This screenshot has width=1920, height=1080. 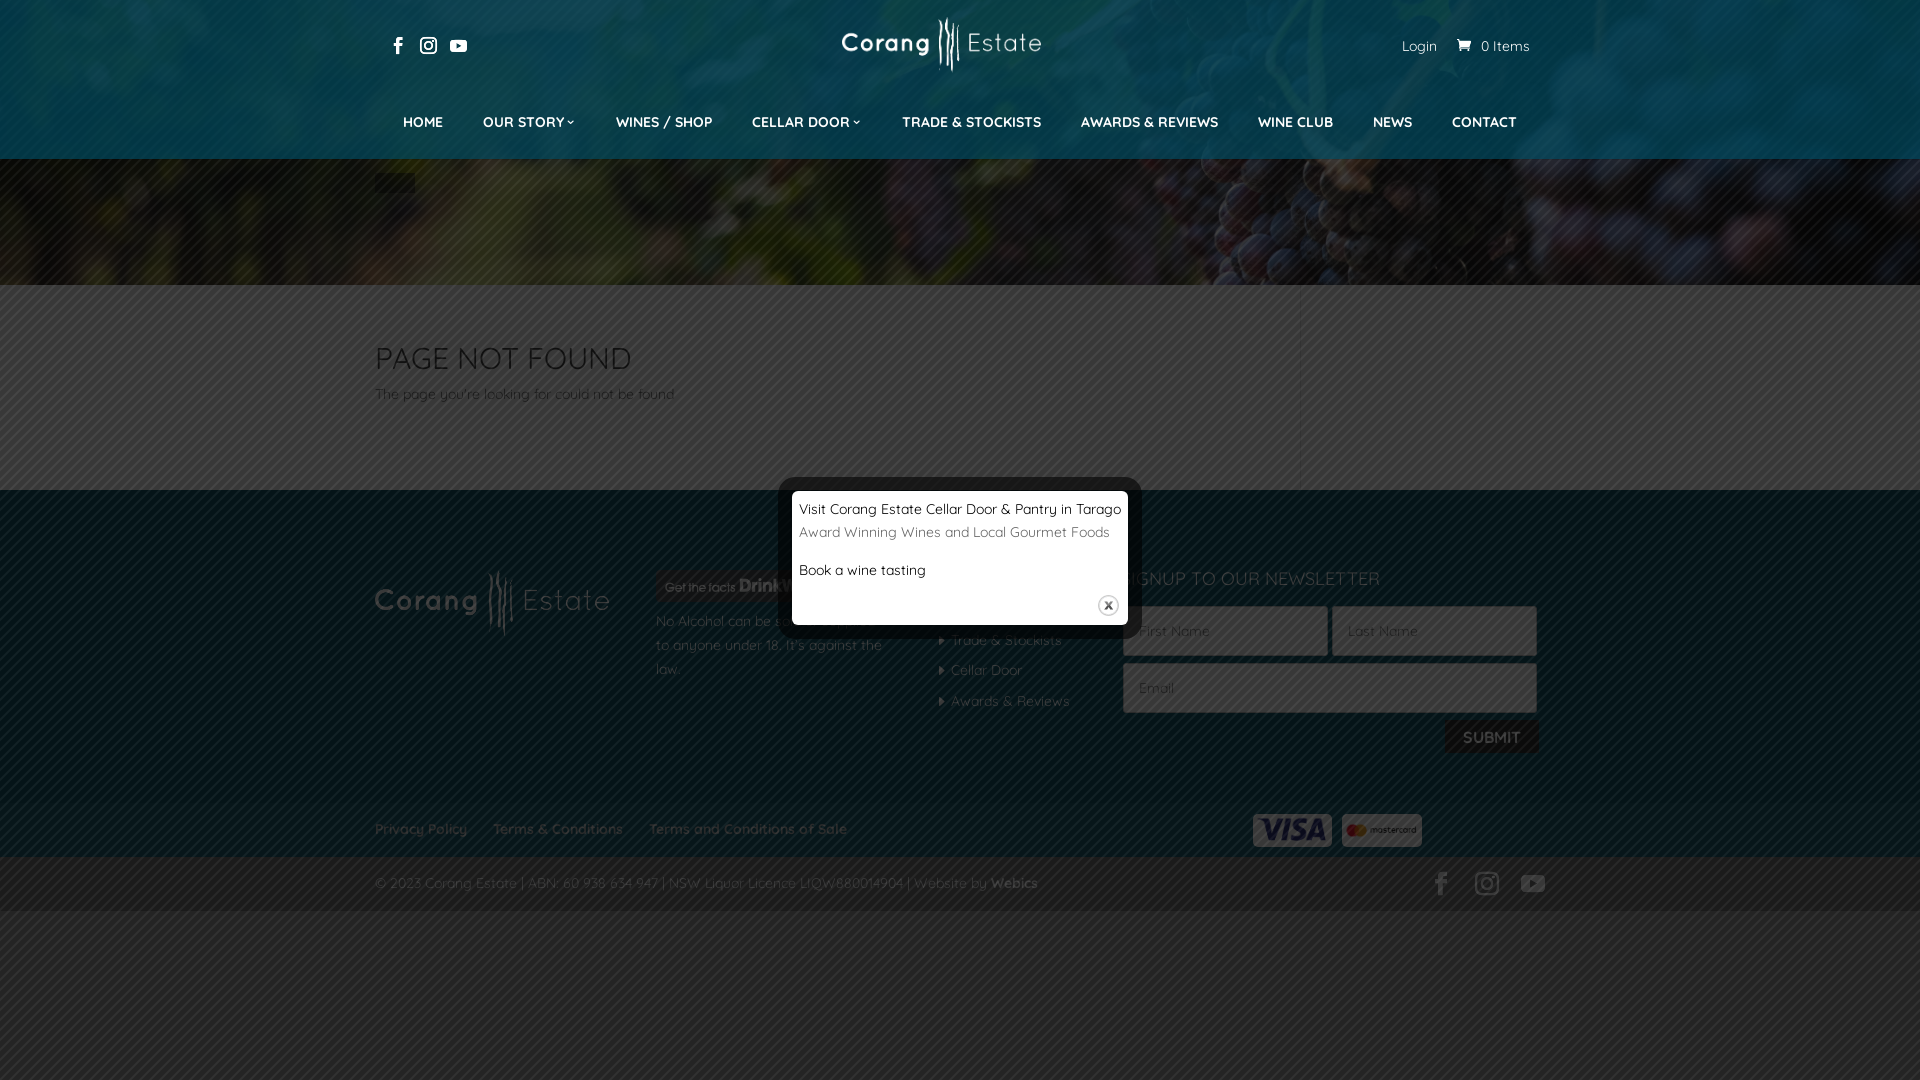 What do you see at coordinates (1012, 608) in the screenshot?
I see `'Join Our Wine Club'` at bounding box center [1012, 608].